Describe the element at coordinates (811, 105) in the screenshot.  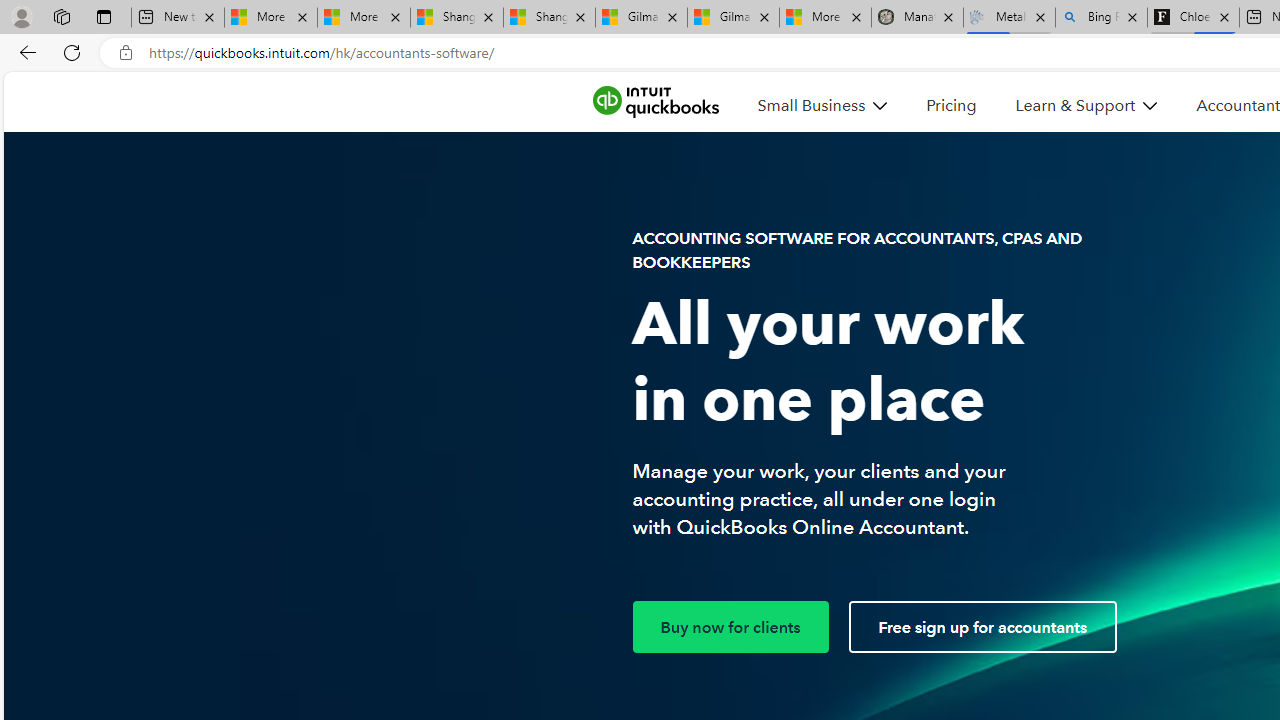
I see `'Small Business'` at that location.